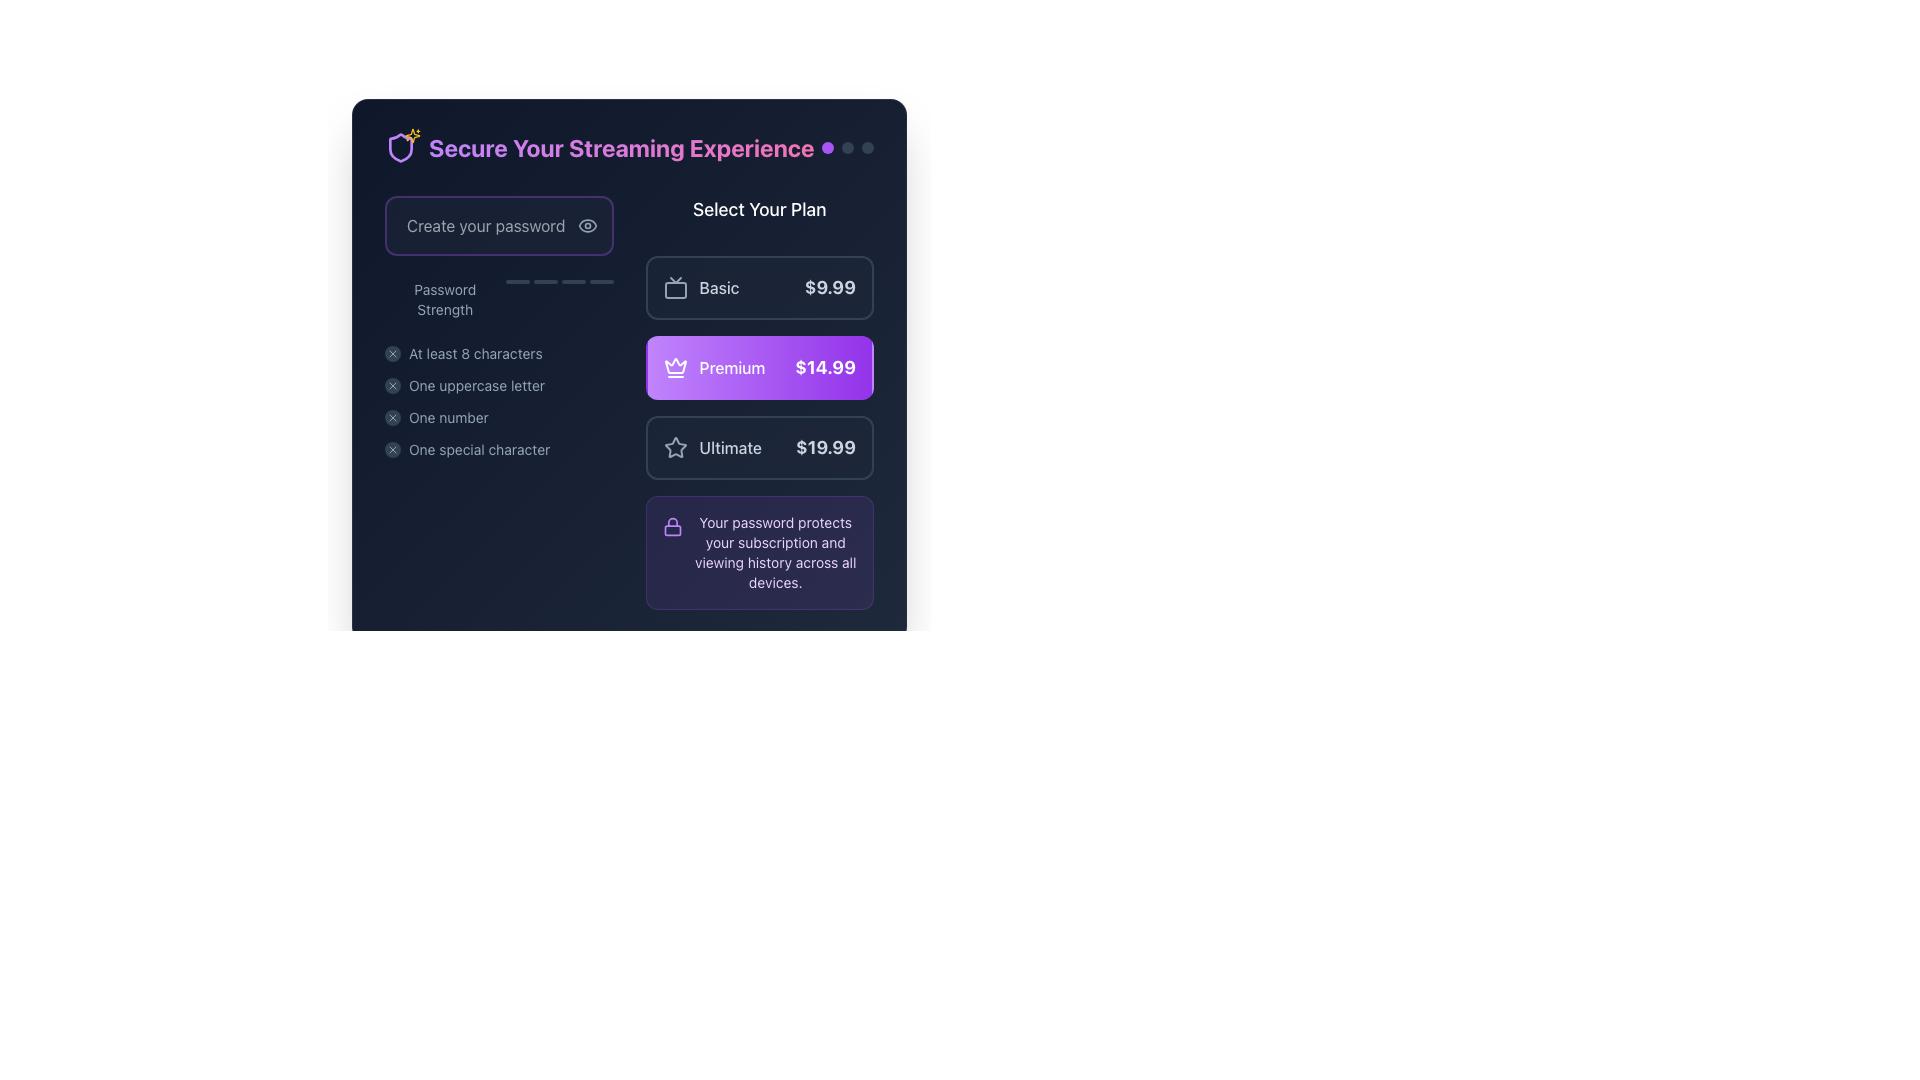 This screenshot has width=1920, height=1080. I want to click on the small rectangular keyhole shape located at the bottom of the purple lock icon in the header section titled 'Secure Your Streaming Experience', so click(672, 529).